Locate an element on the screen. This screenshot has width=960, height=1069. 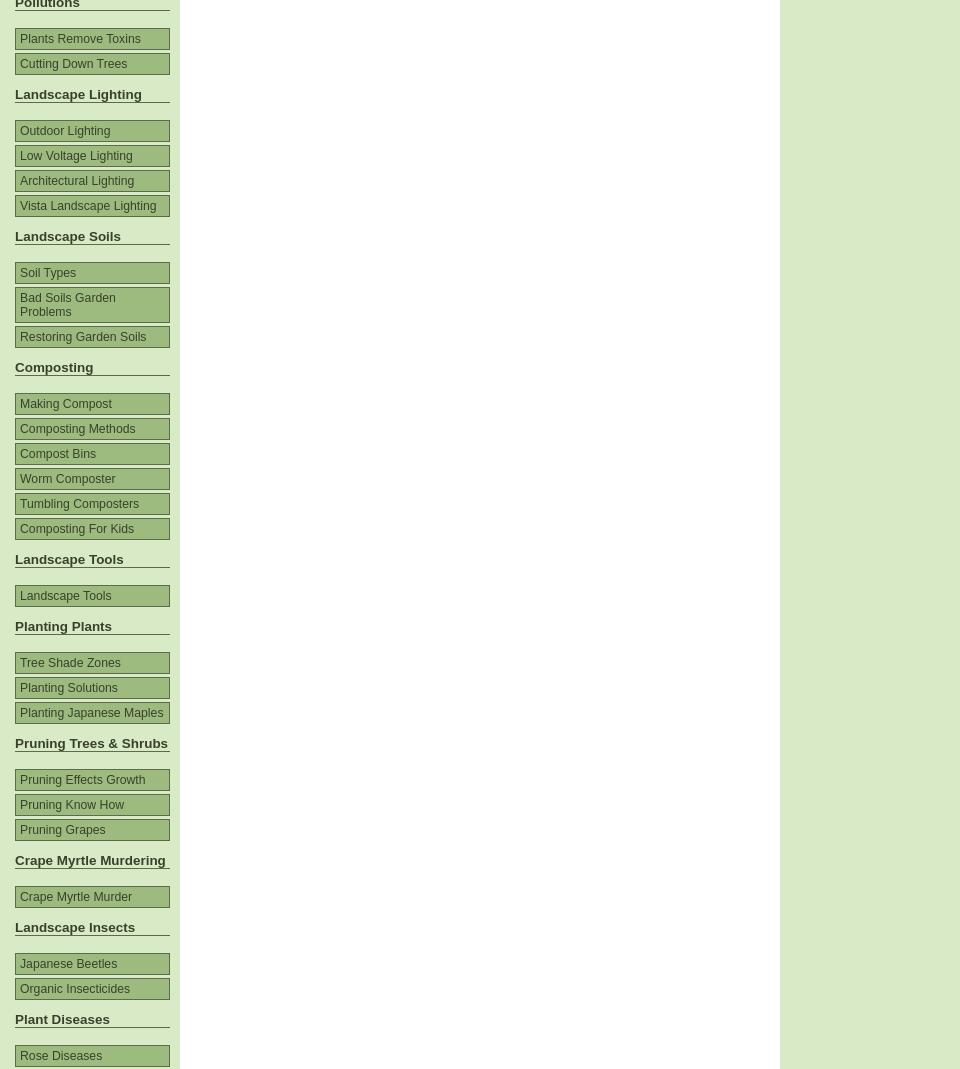
'Landscape Insects' is located at coordinates (74, 926).